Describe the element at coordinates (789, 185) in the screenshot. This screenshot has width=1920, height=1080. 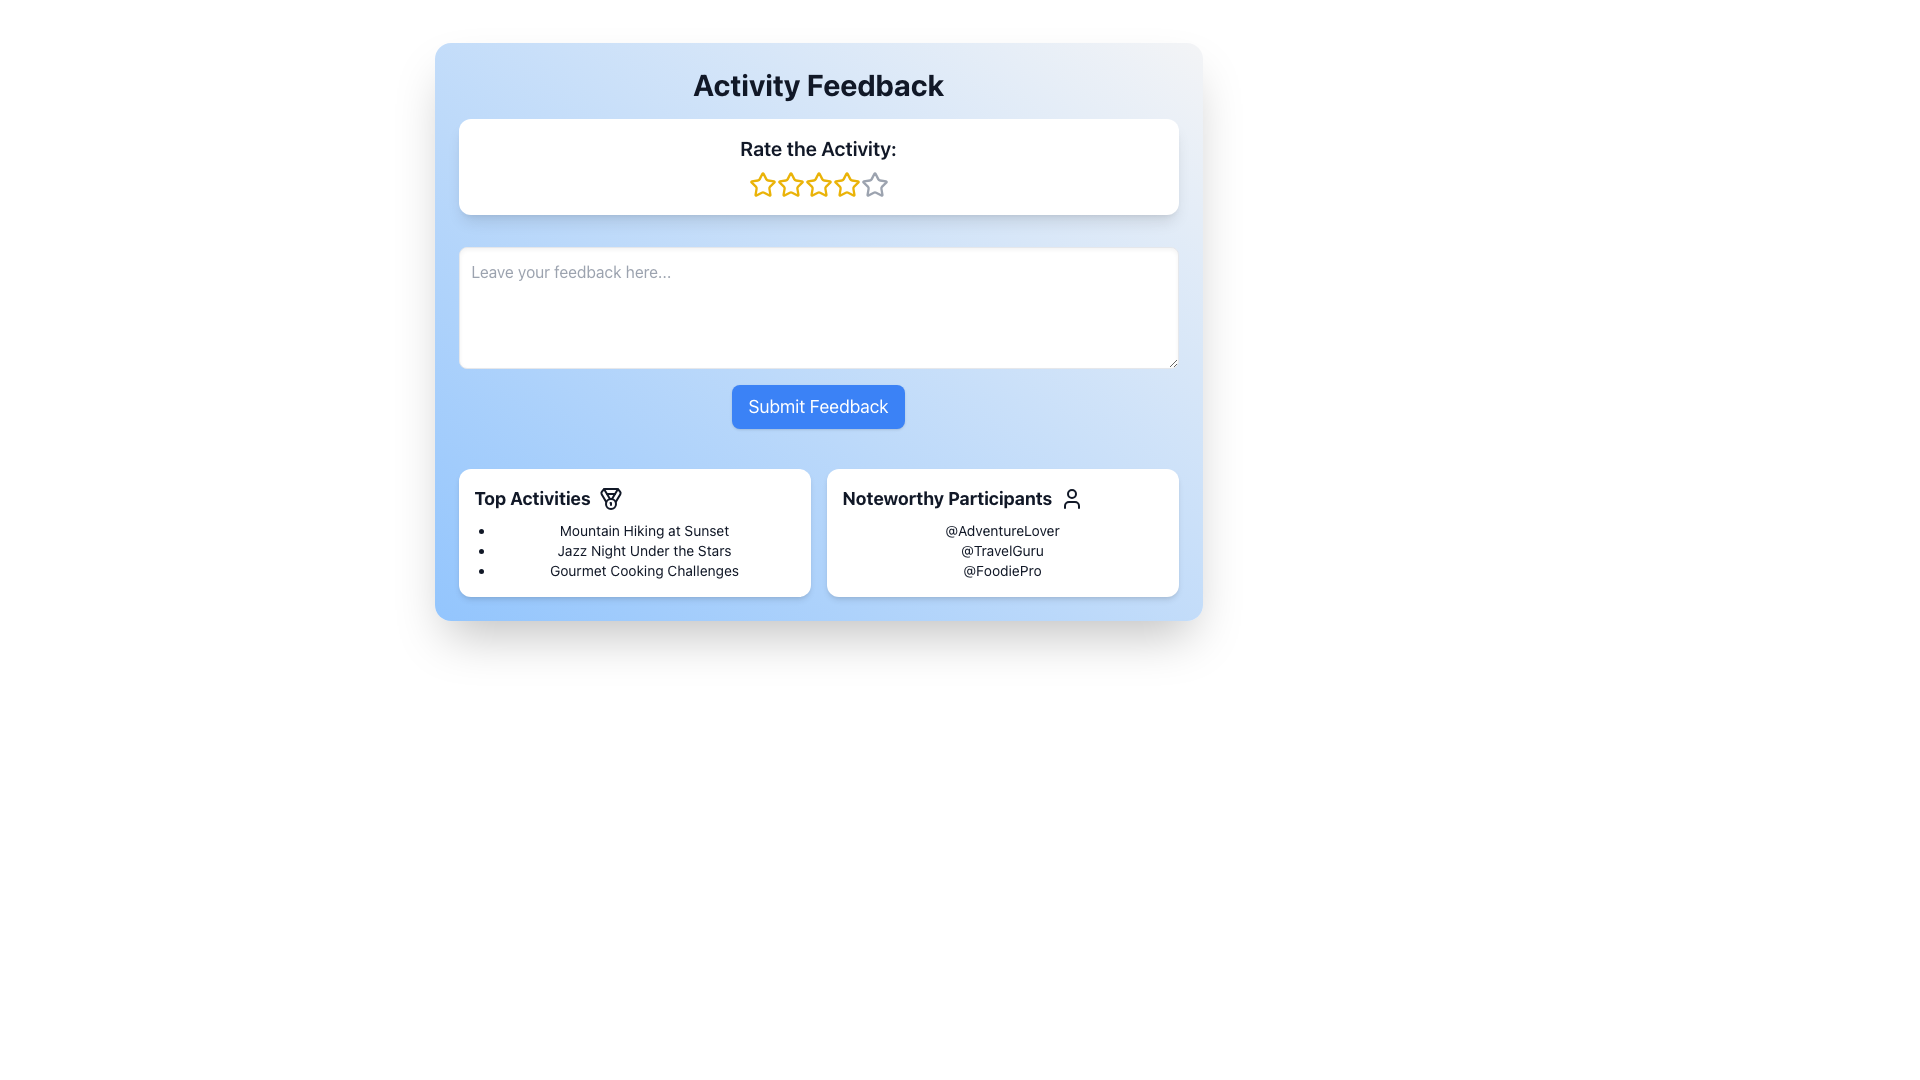
I see `the third star in the horizontal row of five stars to provide a 3-star rating for the associated activity in the 'Rate the Activity' section` at that location.